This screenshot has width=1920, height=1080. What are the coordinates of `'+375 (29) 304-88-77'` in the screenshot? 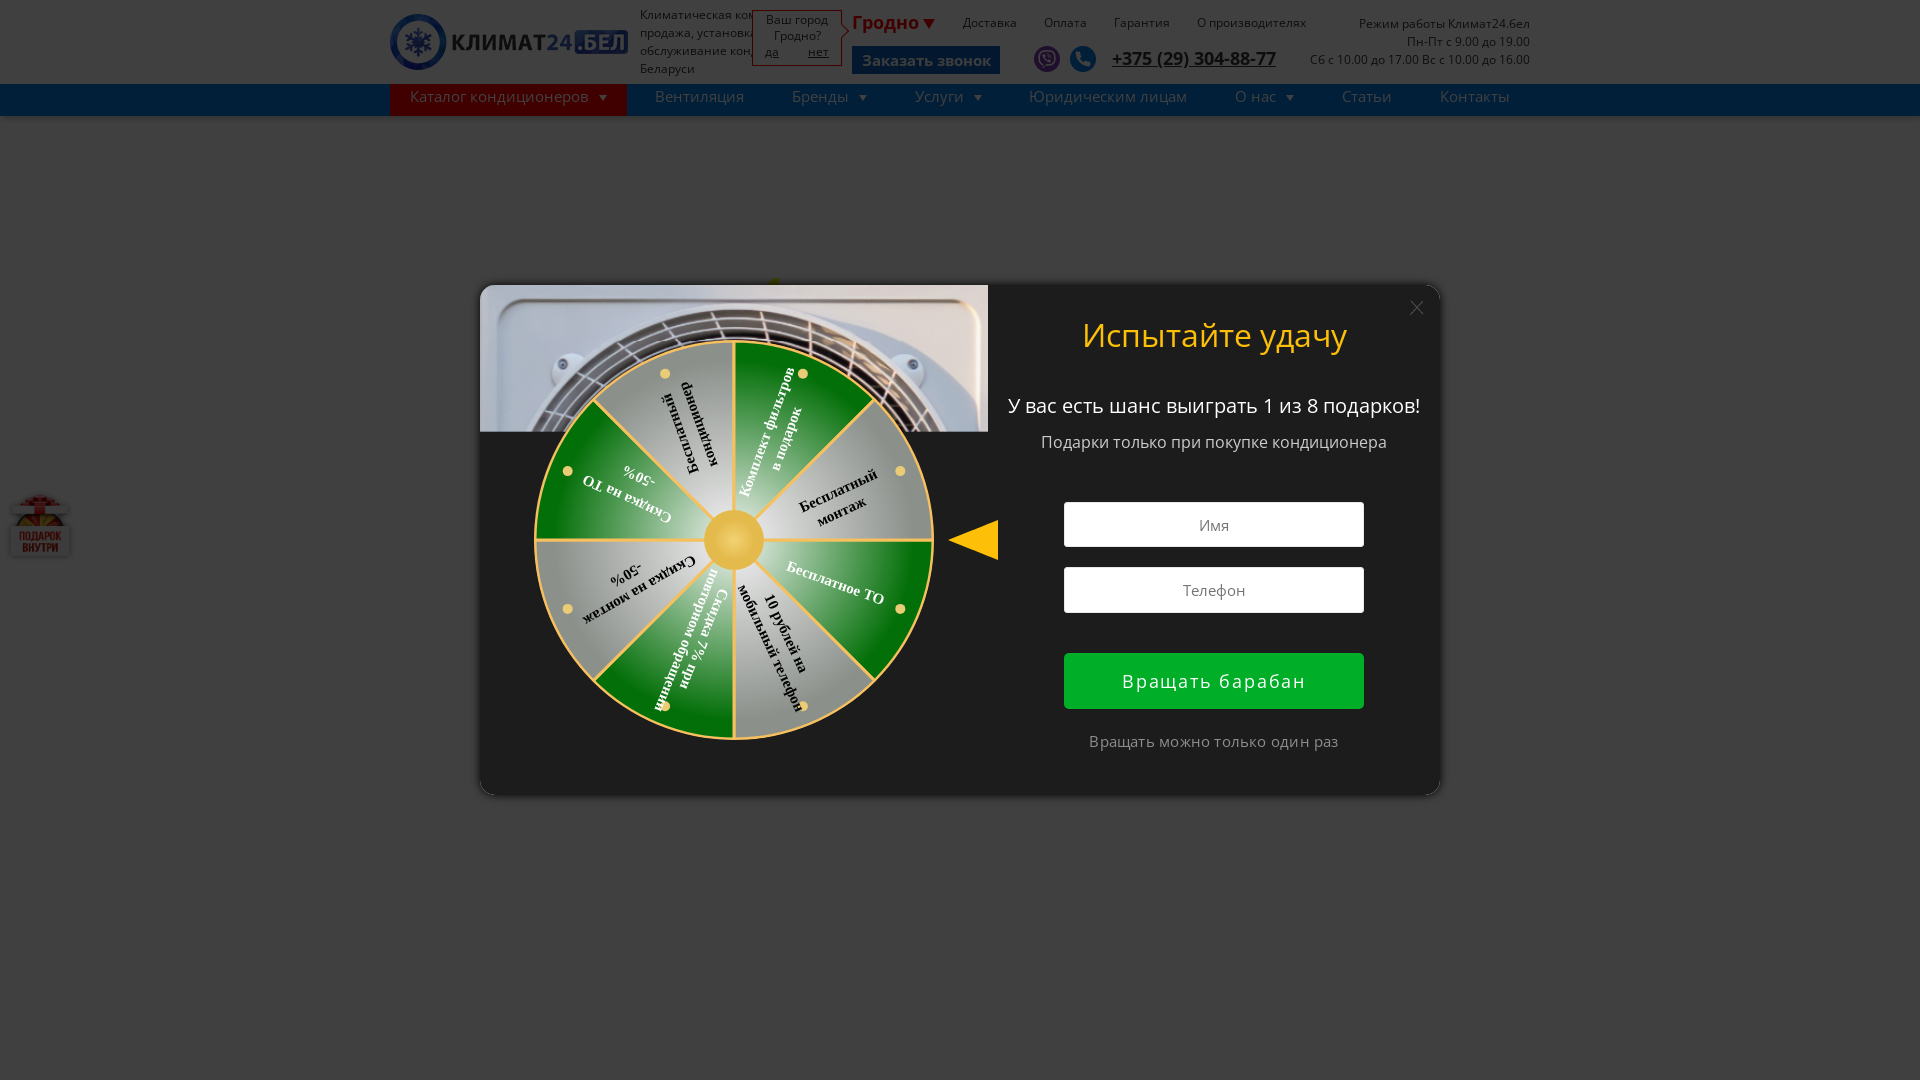 It's located at (1103, 57).